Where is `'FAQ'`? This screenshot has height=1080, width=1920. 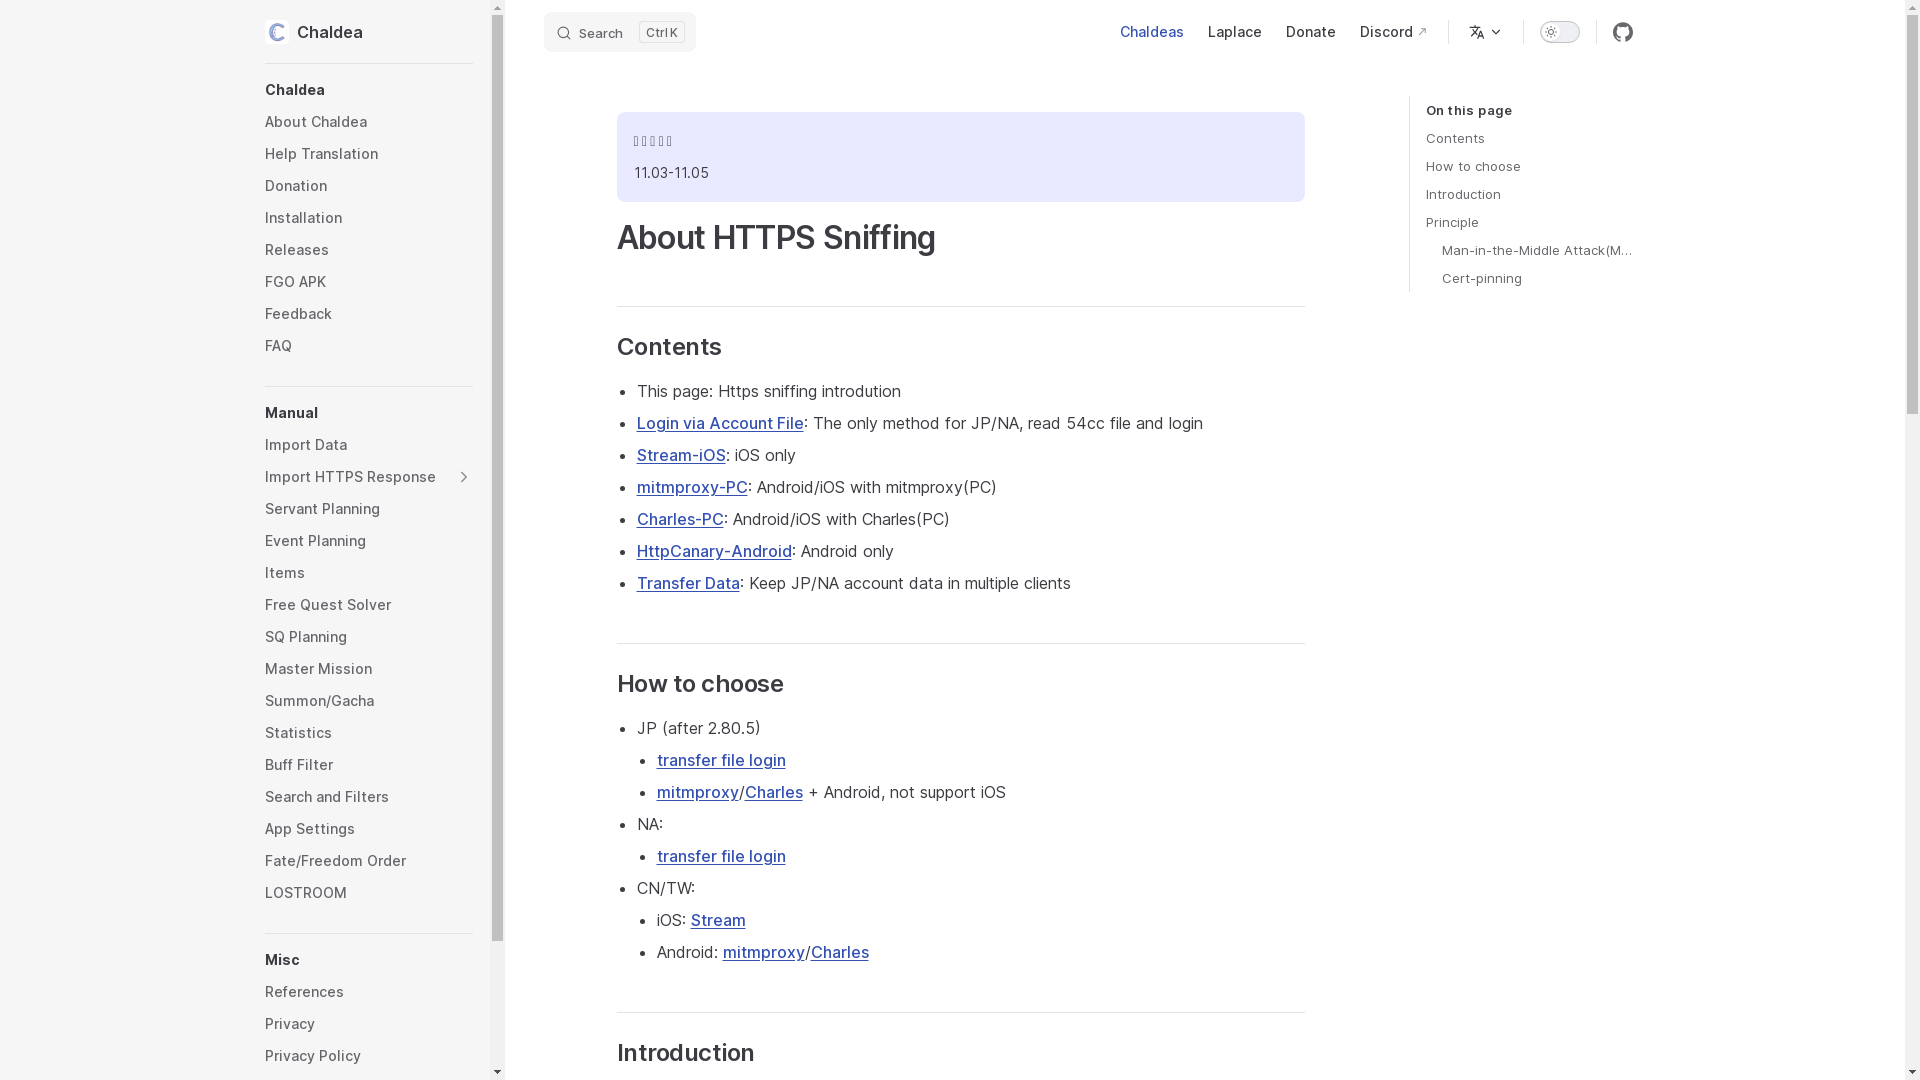 'FAQ' is located at coordinates (368, 345).